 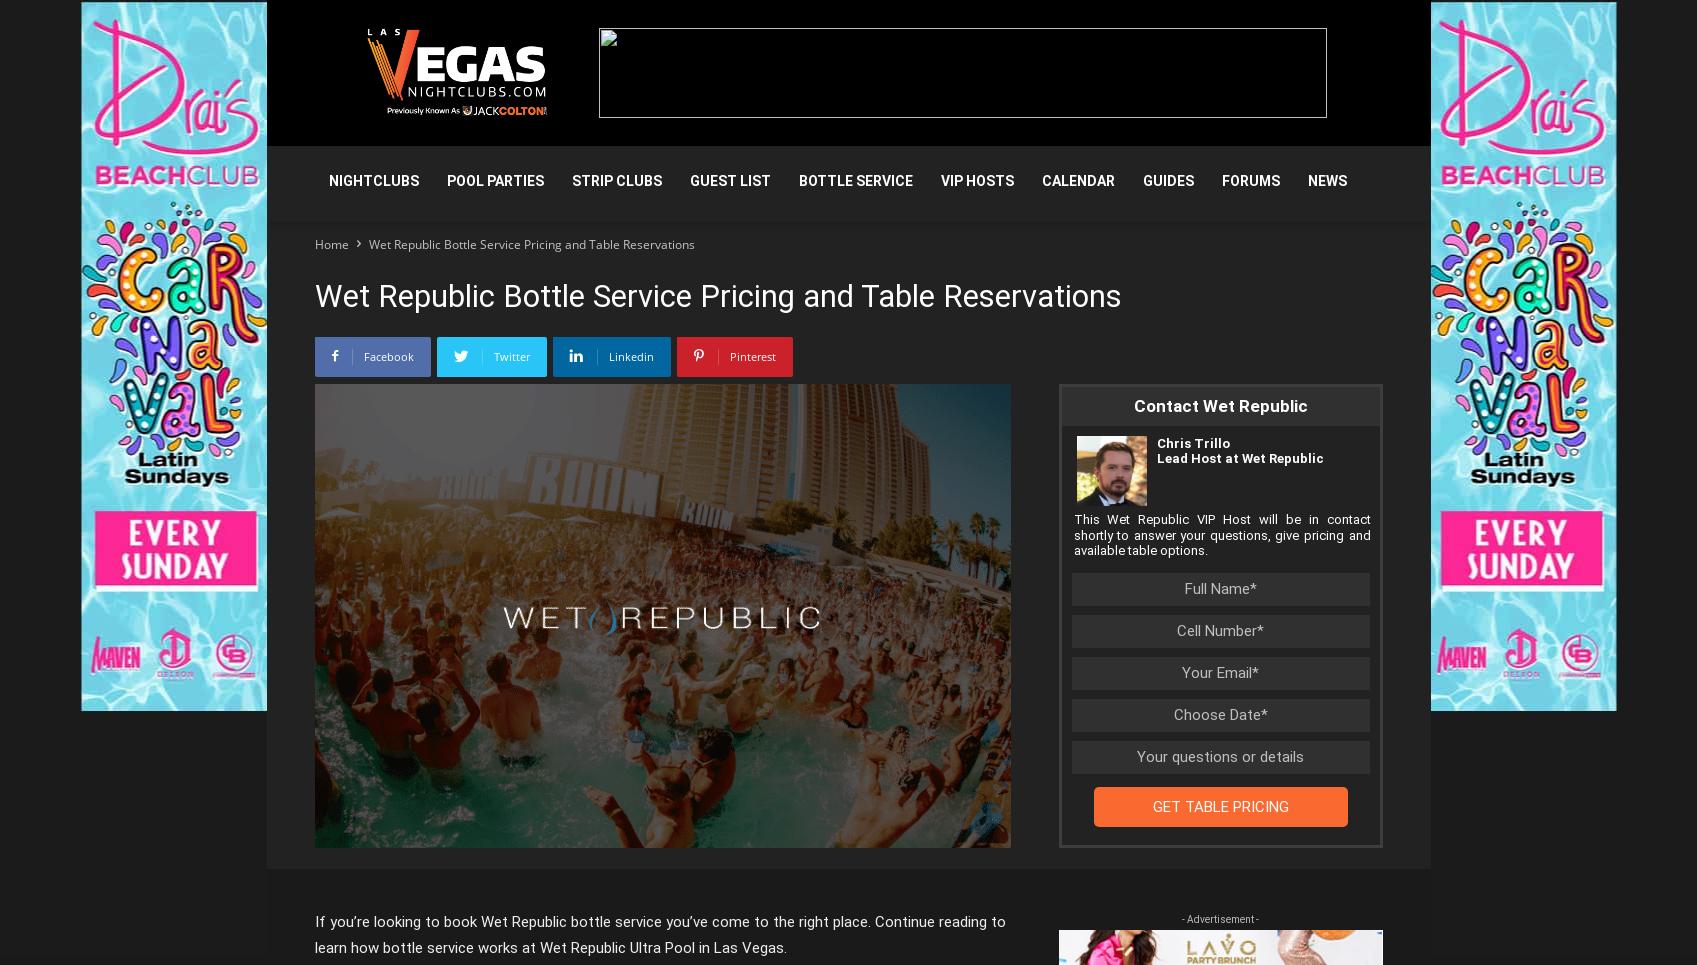 What do you see at coordinates (510, 356) in the screenshot?
I see `'Twitter'` at bounding box center [510, 356].